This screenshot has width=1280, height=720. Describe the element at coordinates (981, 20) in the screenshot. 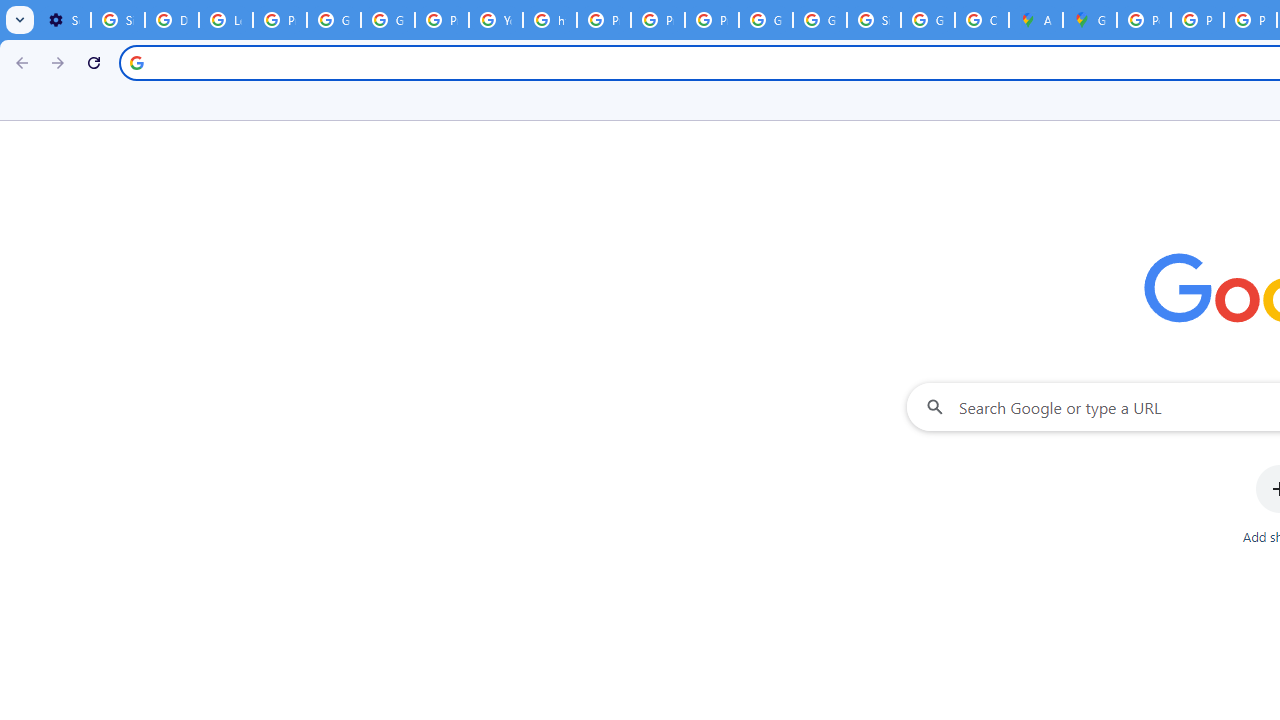

I see `'Create your Google Account'` at that location.